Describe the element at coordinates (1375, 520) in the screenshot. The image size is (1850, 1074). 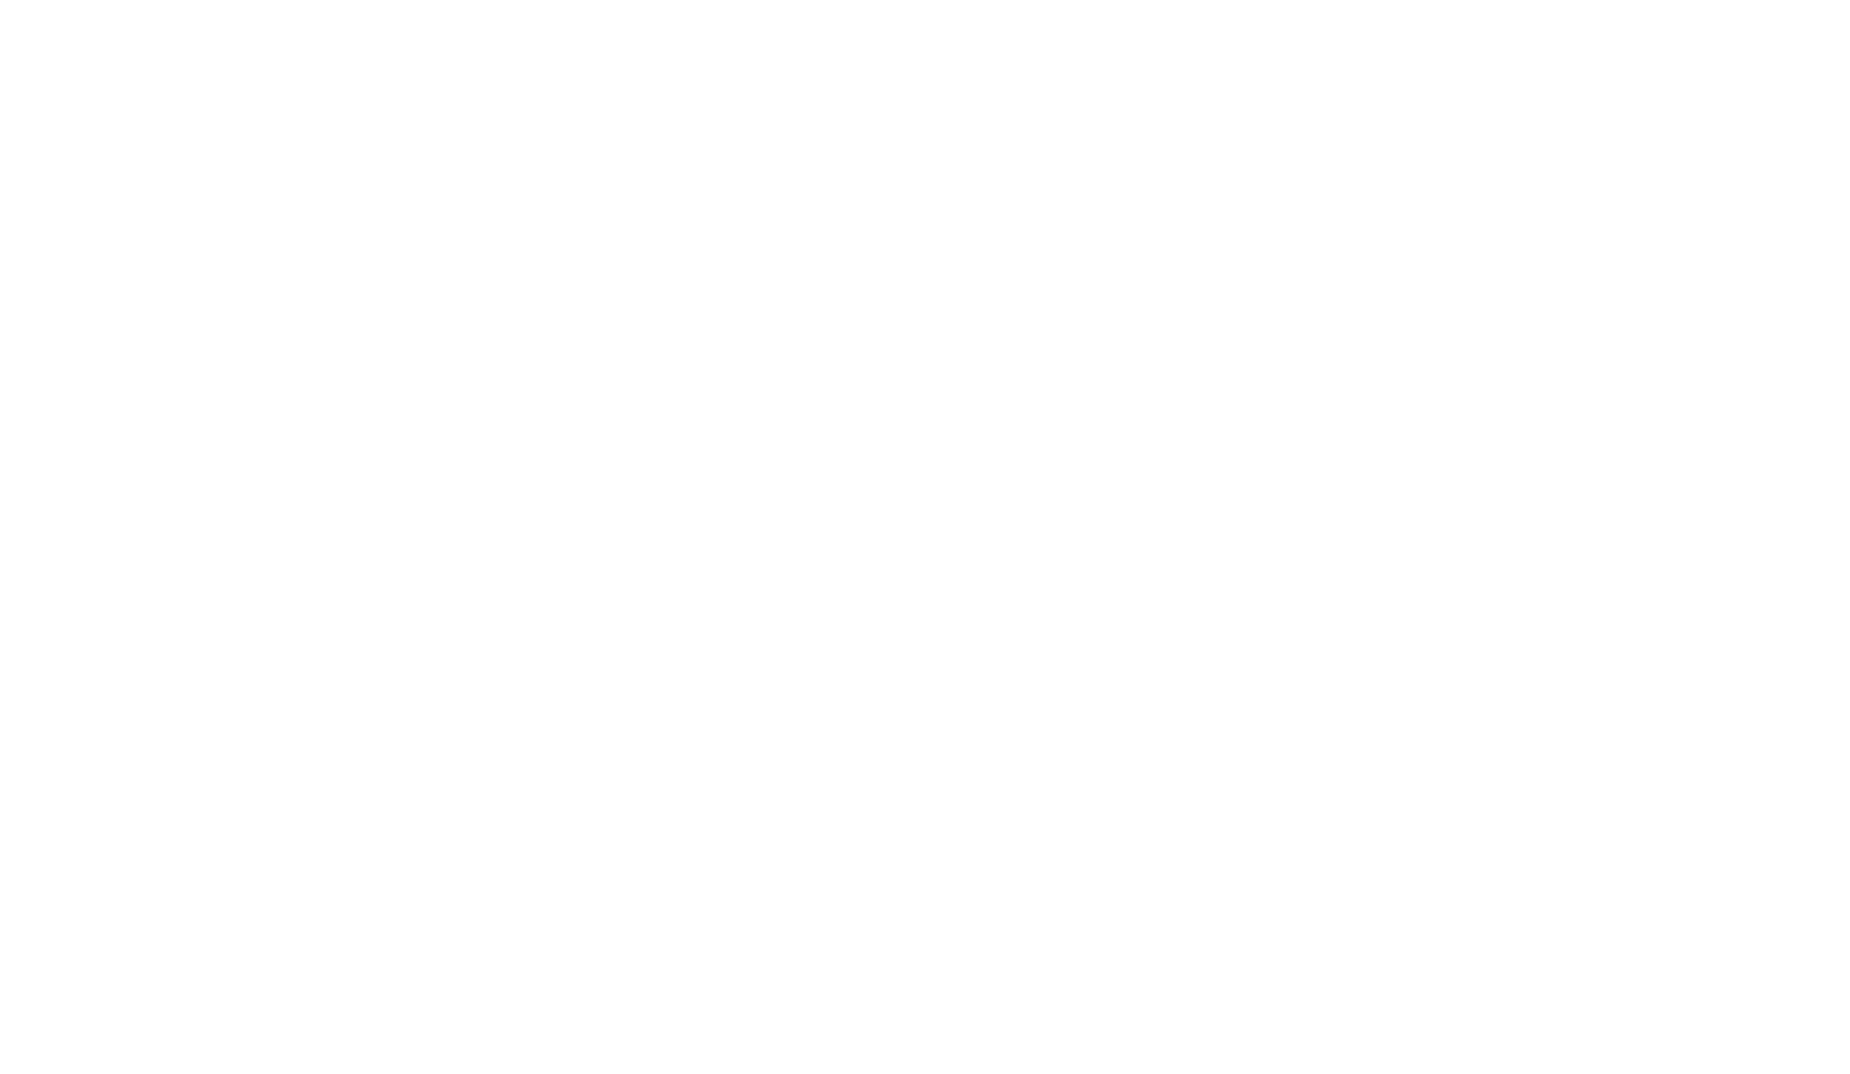
I see `'Lisbon'` at that location.